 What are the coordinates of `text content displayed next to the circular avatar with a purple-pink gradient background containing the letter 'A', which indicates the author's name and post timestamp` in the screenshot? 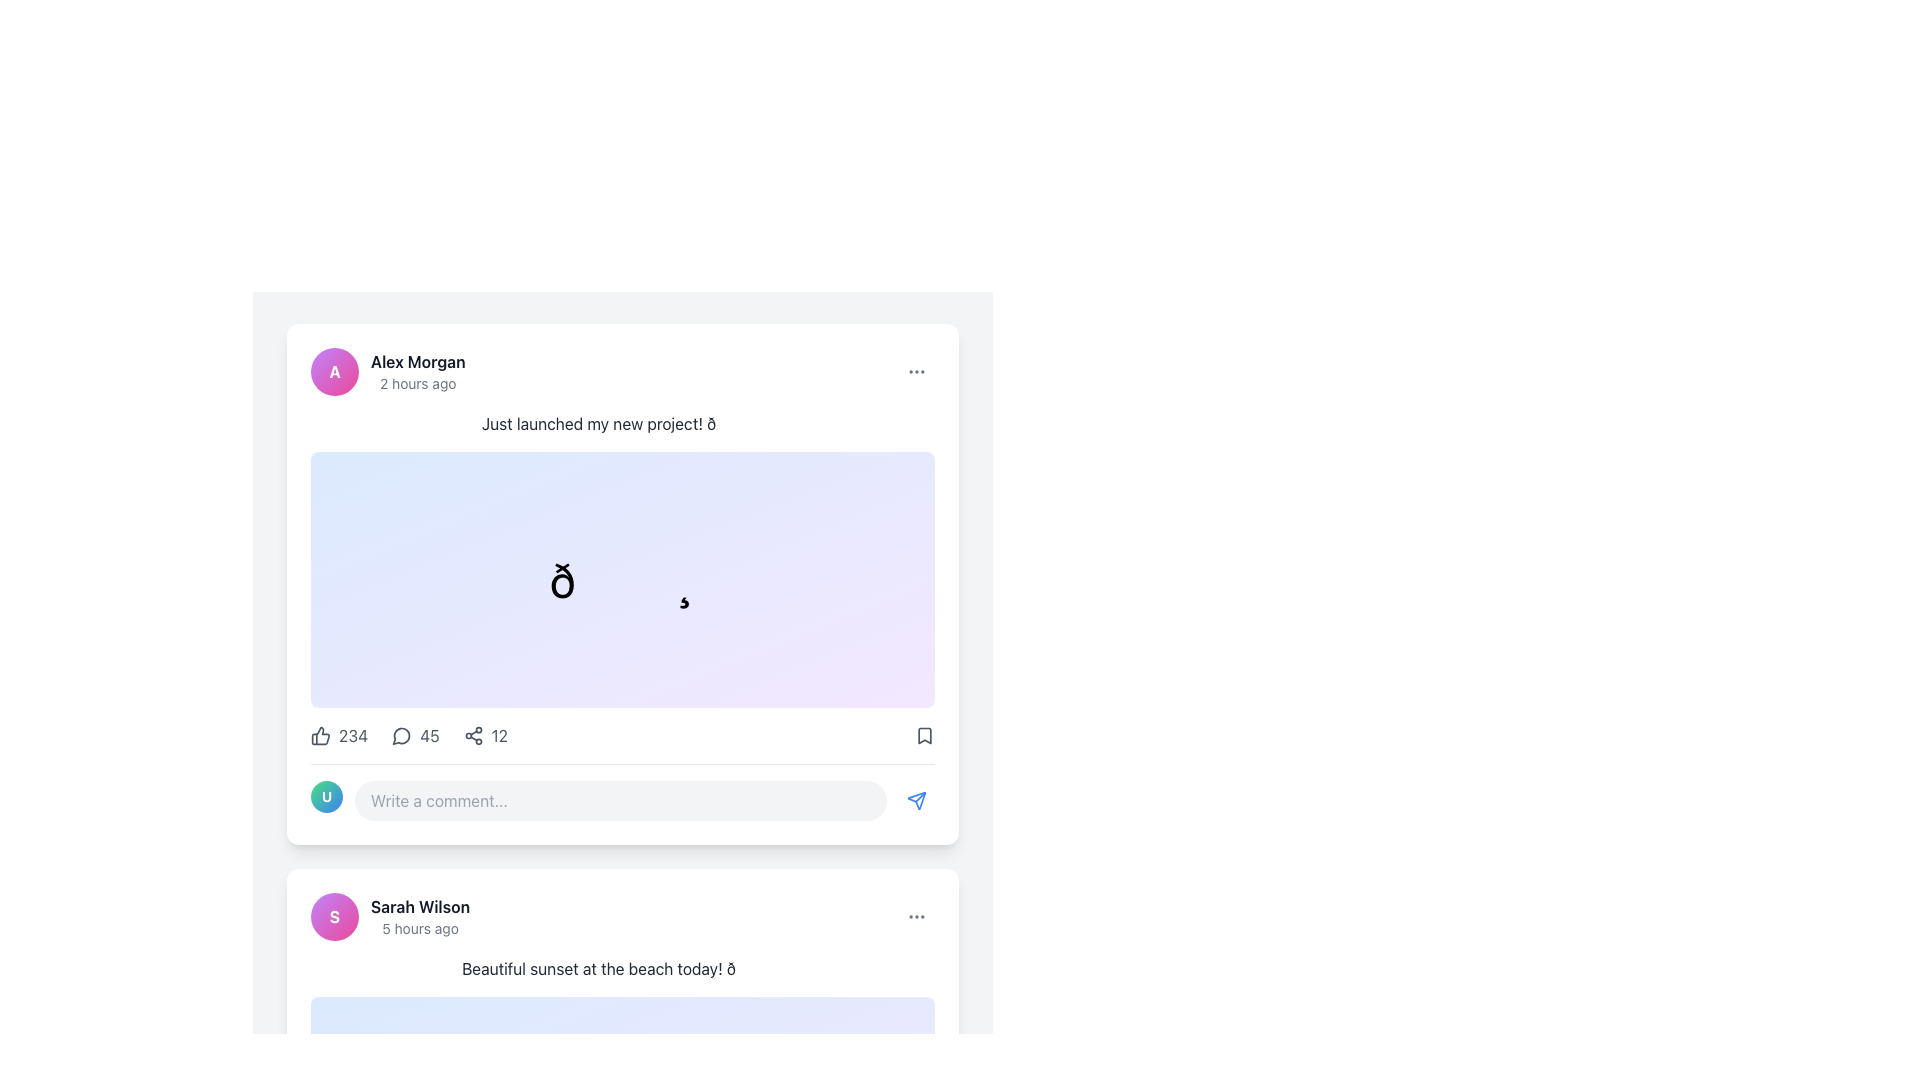 It's located at (417, 371).